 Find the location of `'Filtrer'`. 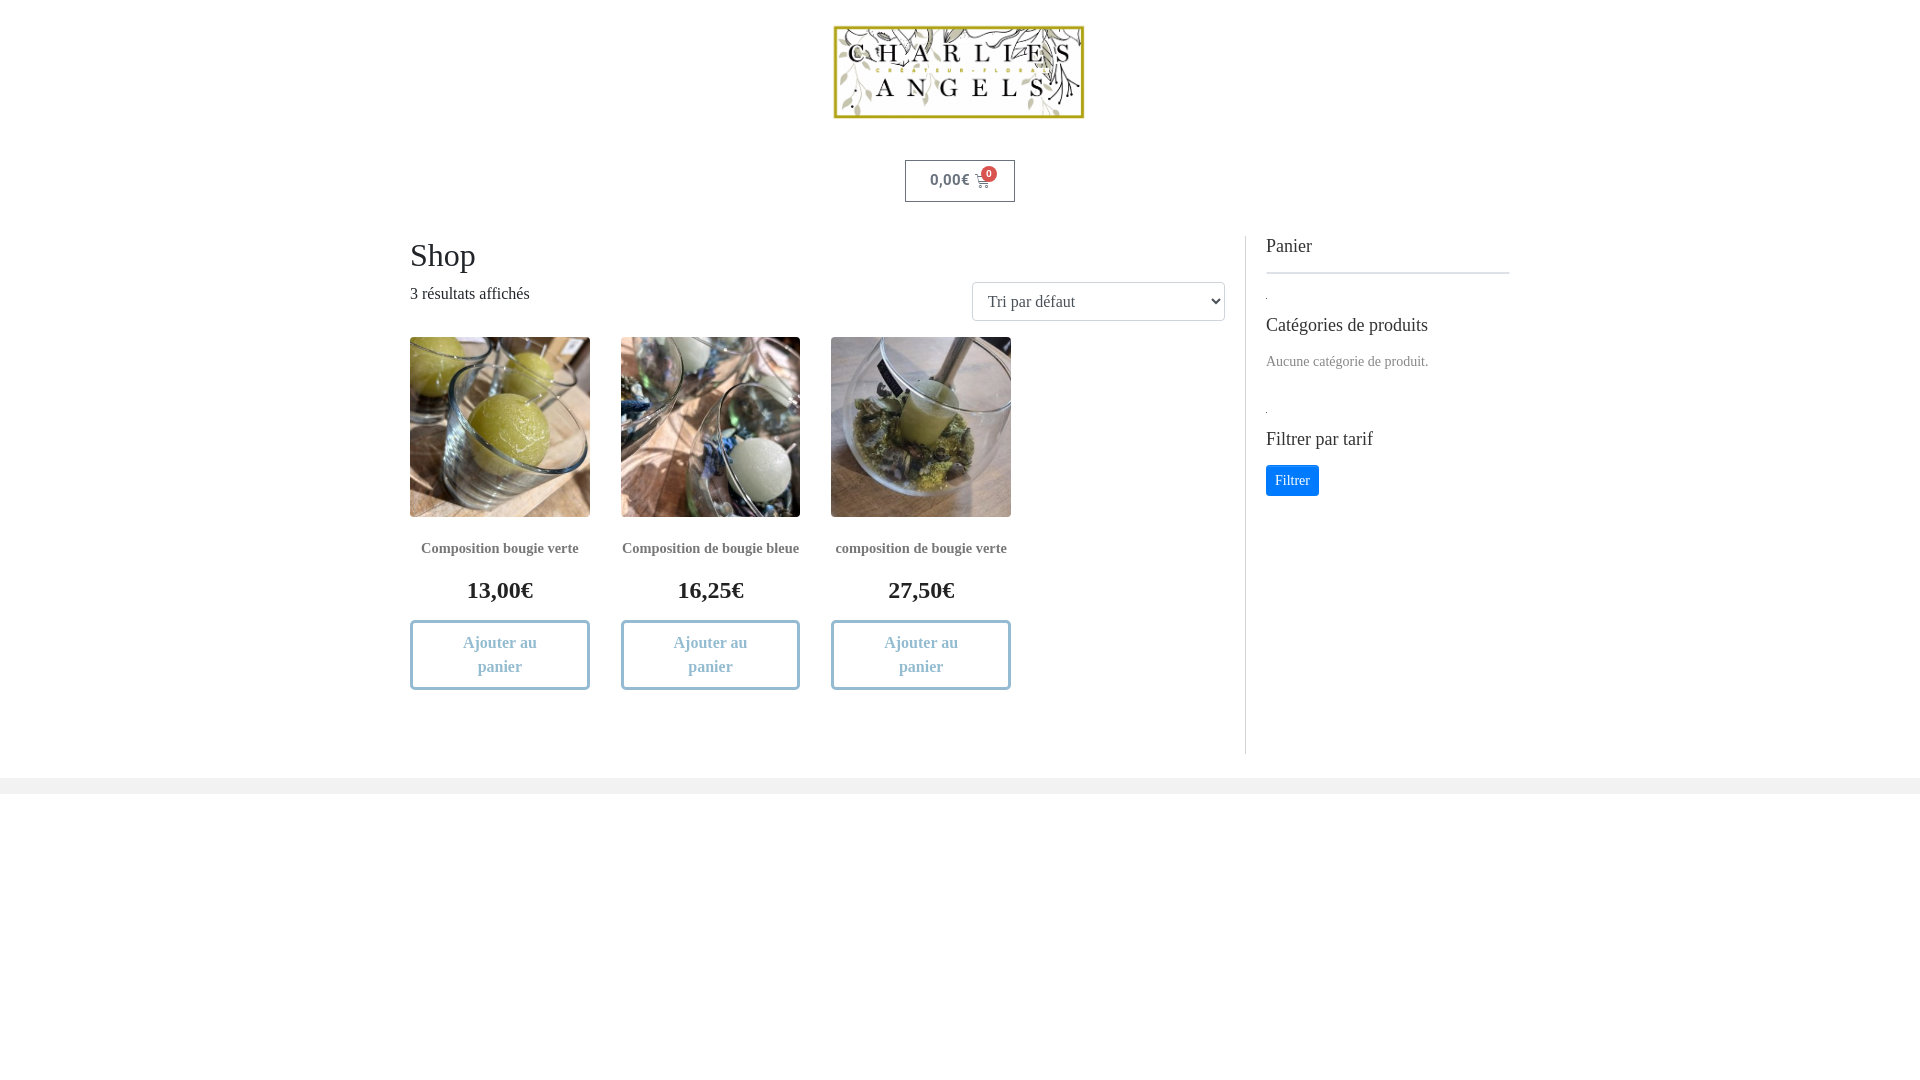

'Filtrer' is located at coordinates (1292, 480).